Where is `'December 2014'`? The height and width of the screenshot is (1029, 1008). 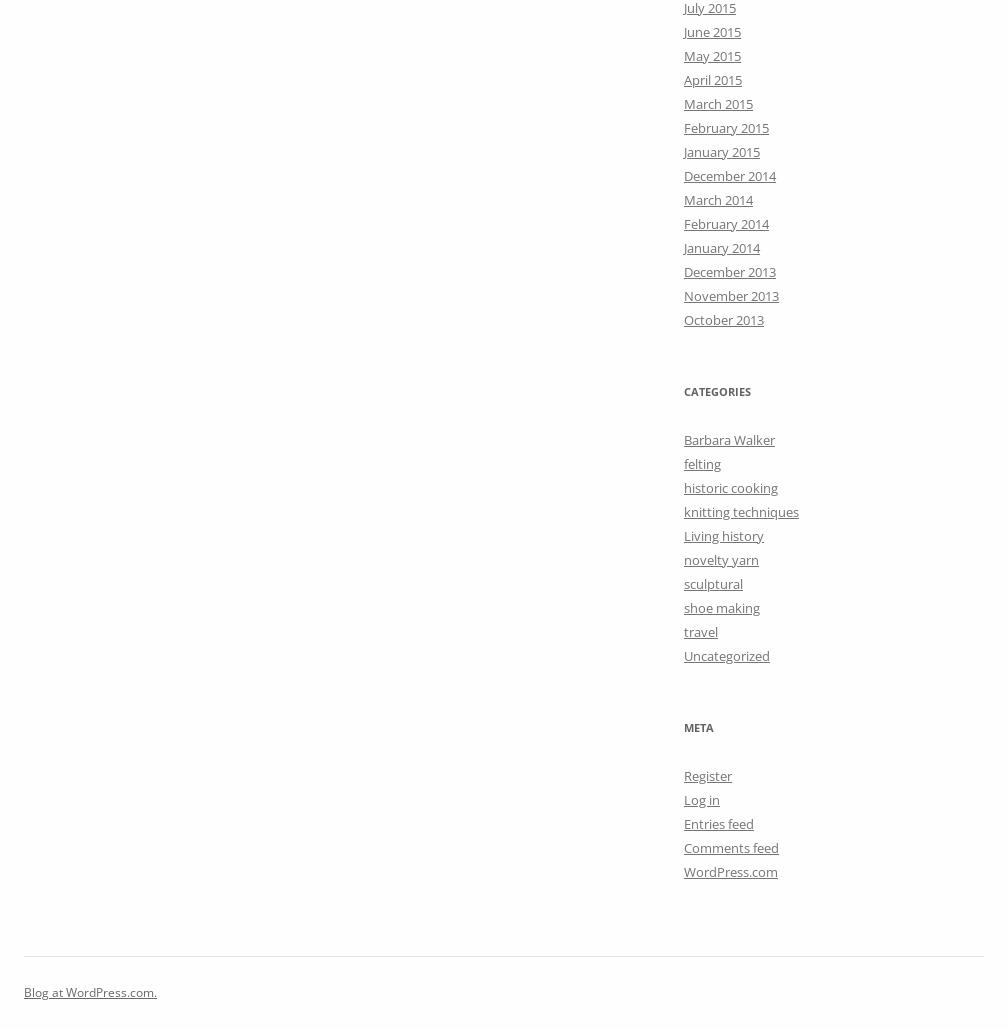 'December 2014' is located at coordinates (729, 175).